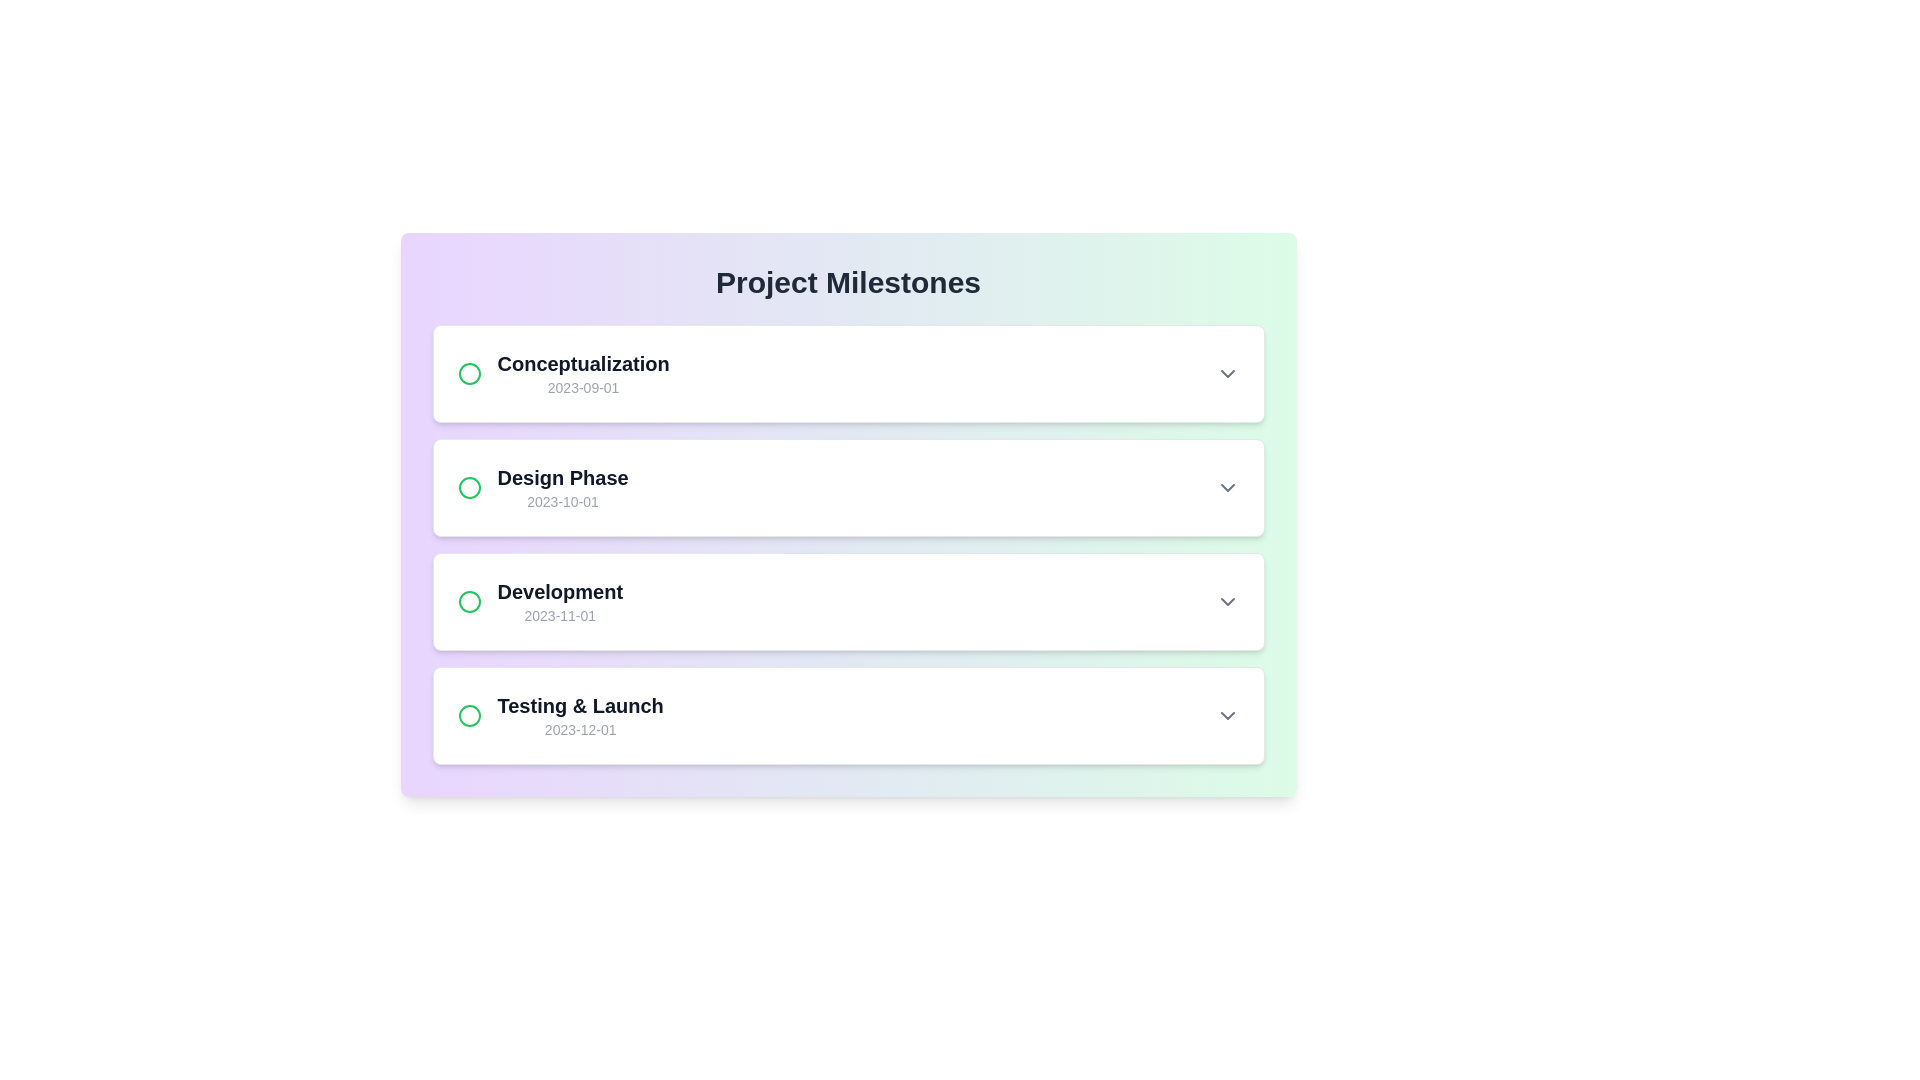 Image resolution: width=1920 pixels, height=1080 pixels. Describe the element at coordinates (1226, 488) in the screenshot. I see `the SVG icon located on the far-right side of the 'Design Phase' milestone box` at that location.